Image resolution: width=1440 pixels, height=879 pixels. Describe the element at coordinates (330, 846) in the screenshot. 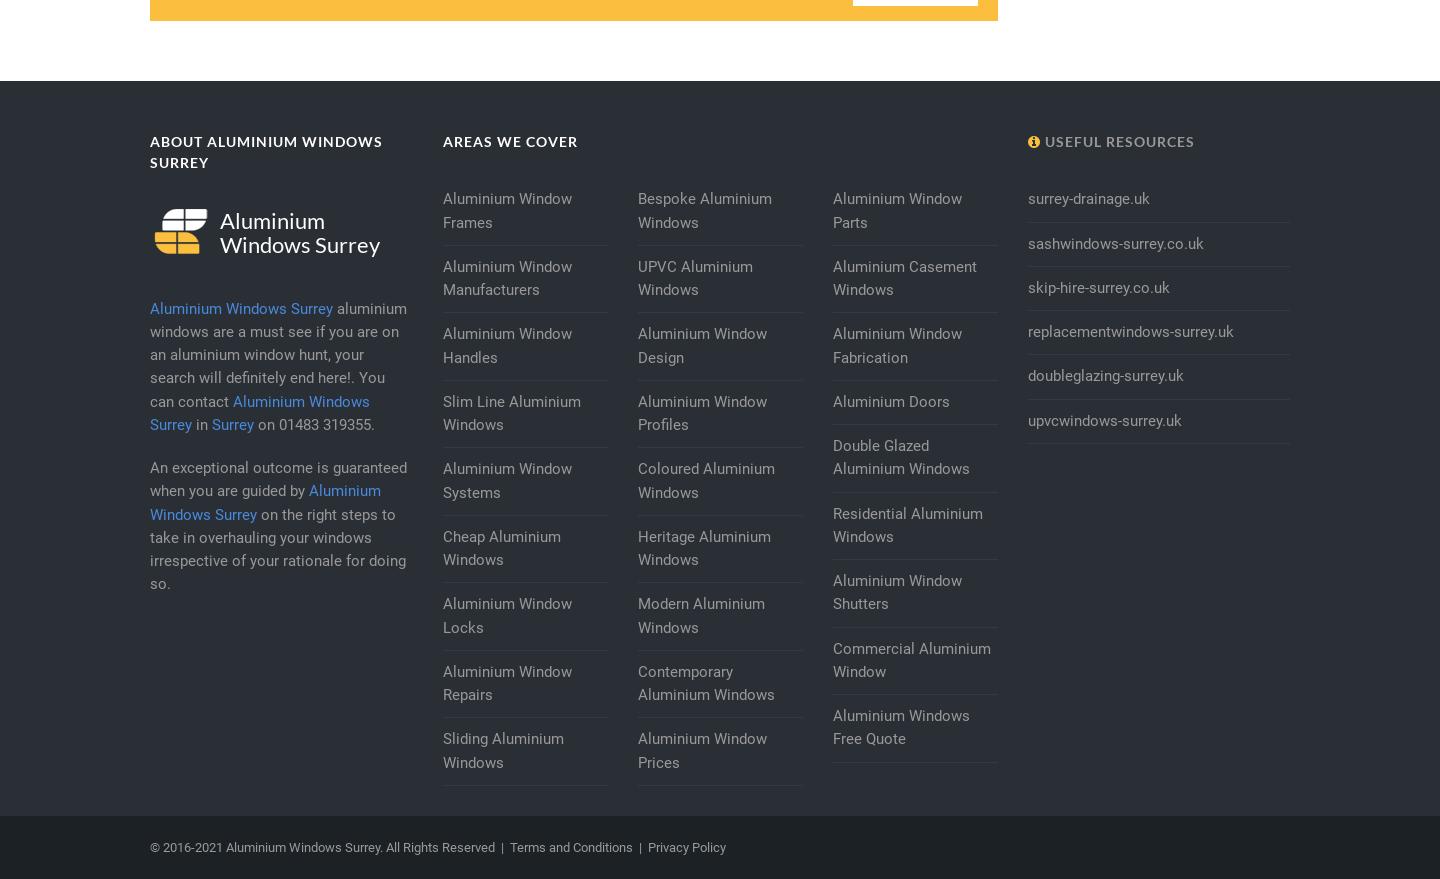

I see `'© 2016-2021 Aluminium Windows Surrey. All Rights Reserved  |'` at that location.